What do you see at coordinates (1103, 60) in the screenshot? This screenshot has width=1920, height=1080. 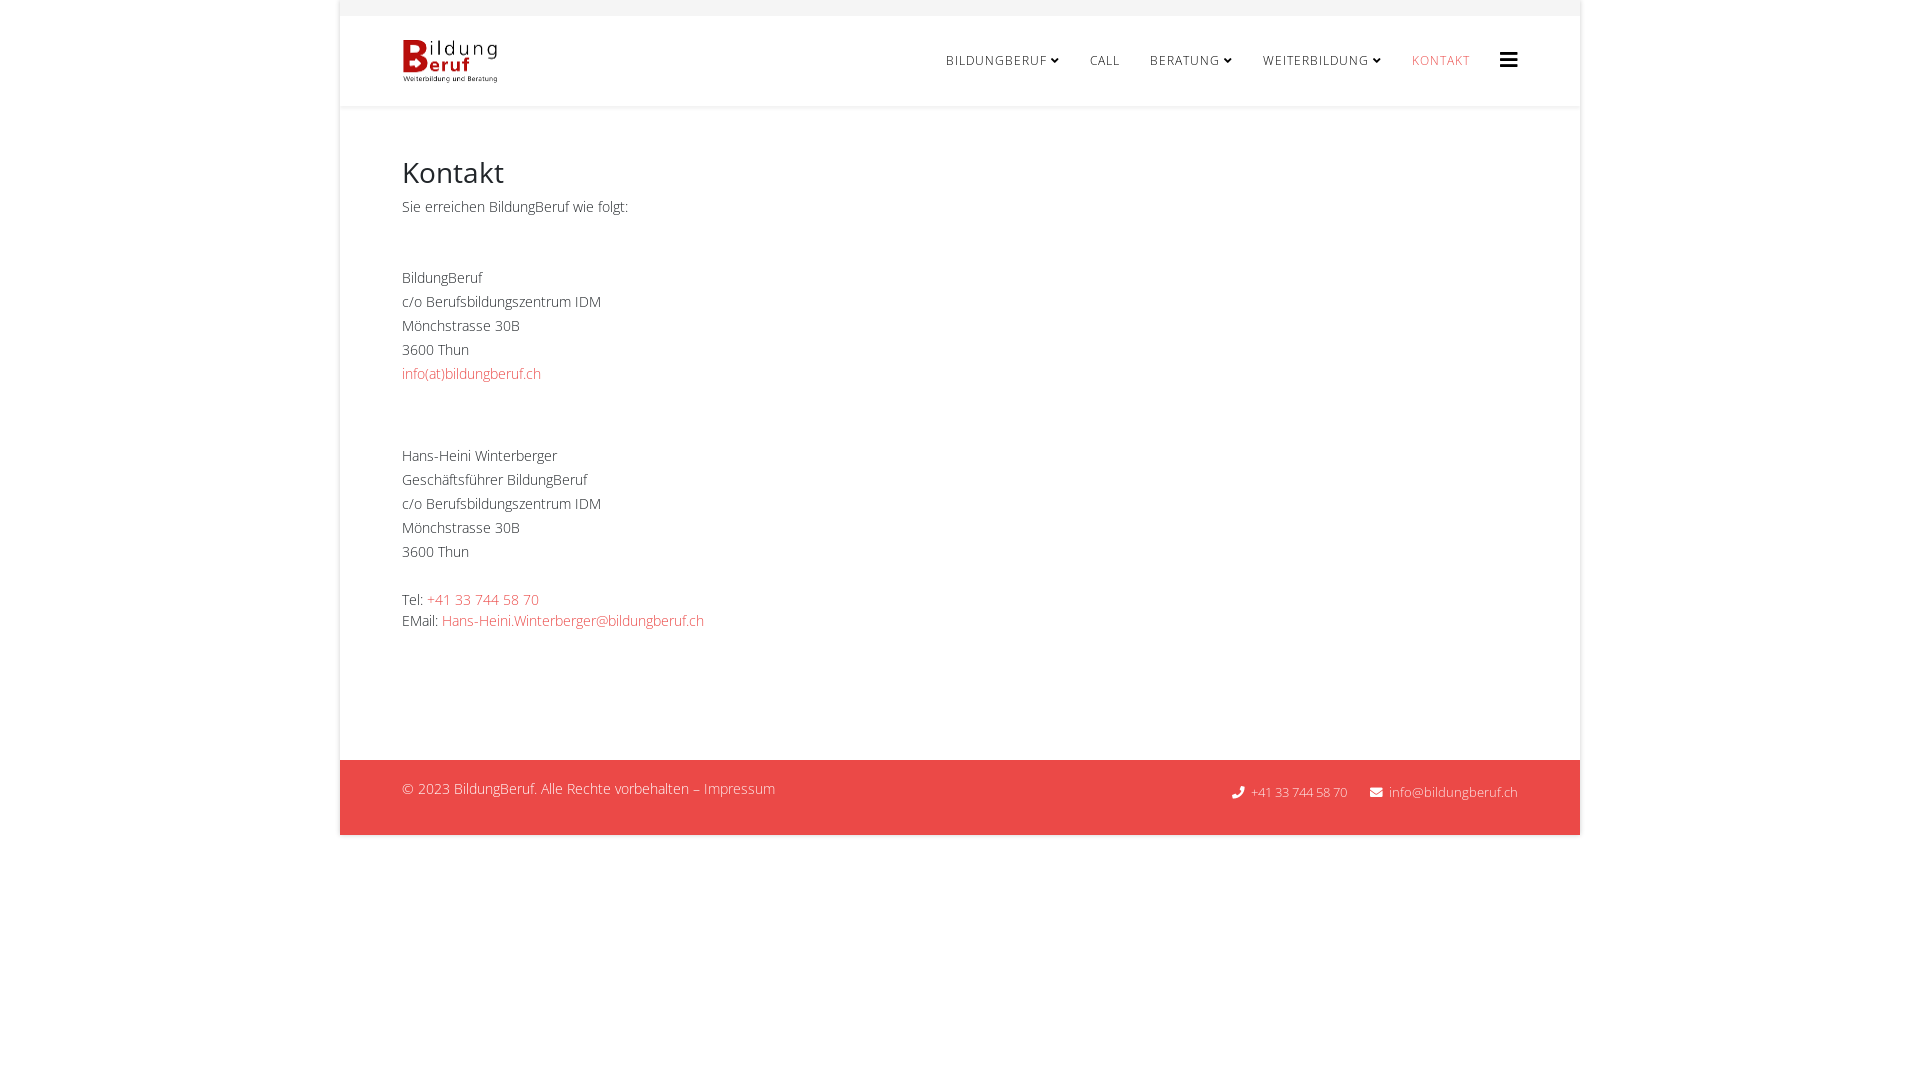 I see `'CALL'` at bounding box center [1103, 60].